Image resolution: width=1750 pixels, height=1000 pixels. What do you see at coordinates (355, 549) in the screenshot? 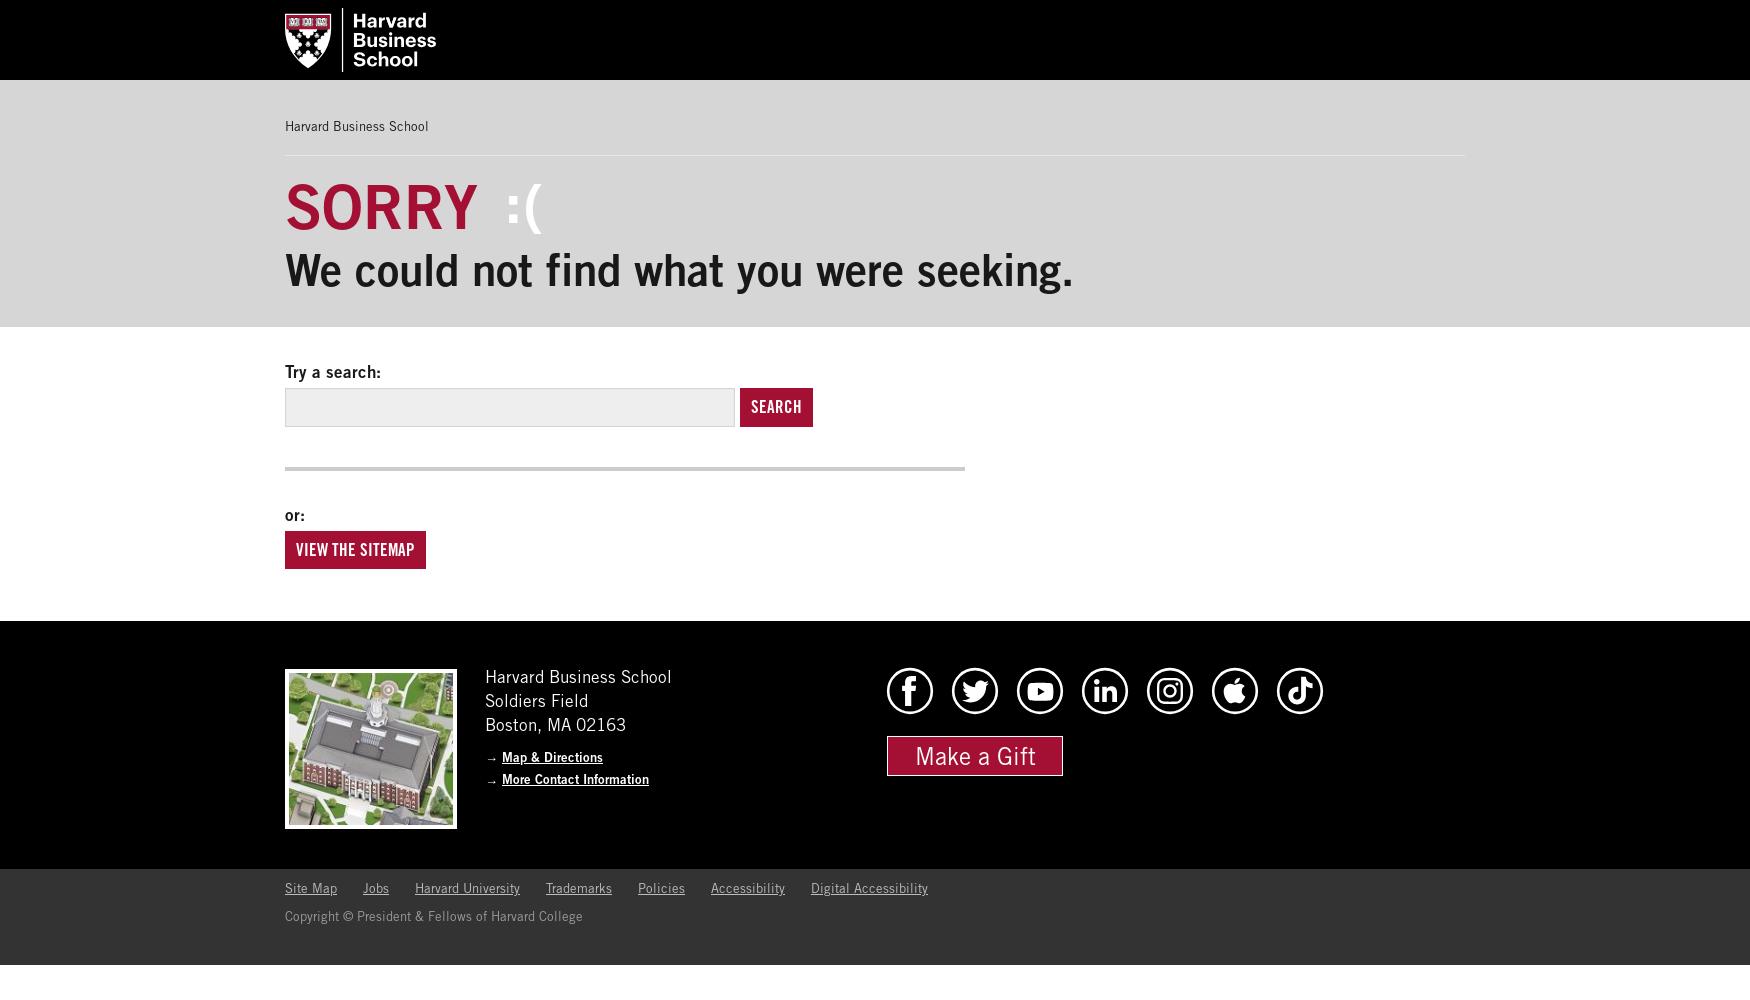
I see `'View the sitemap'` at bounding box center [355, 549].